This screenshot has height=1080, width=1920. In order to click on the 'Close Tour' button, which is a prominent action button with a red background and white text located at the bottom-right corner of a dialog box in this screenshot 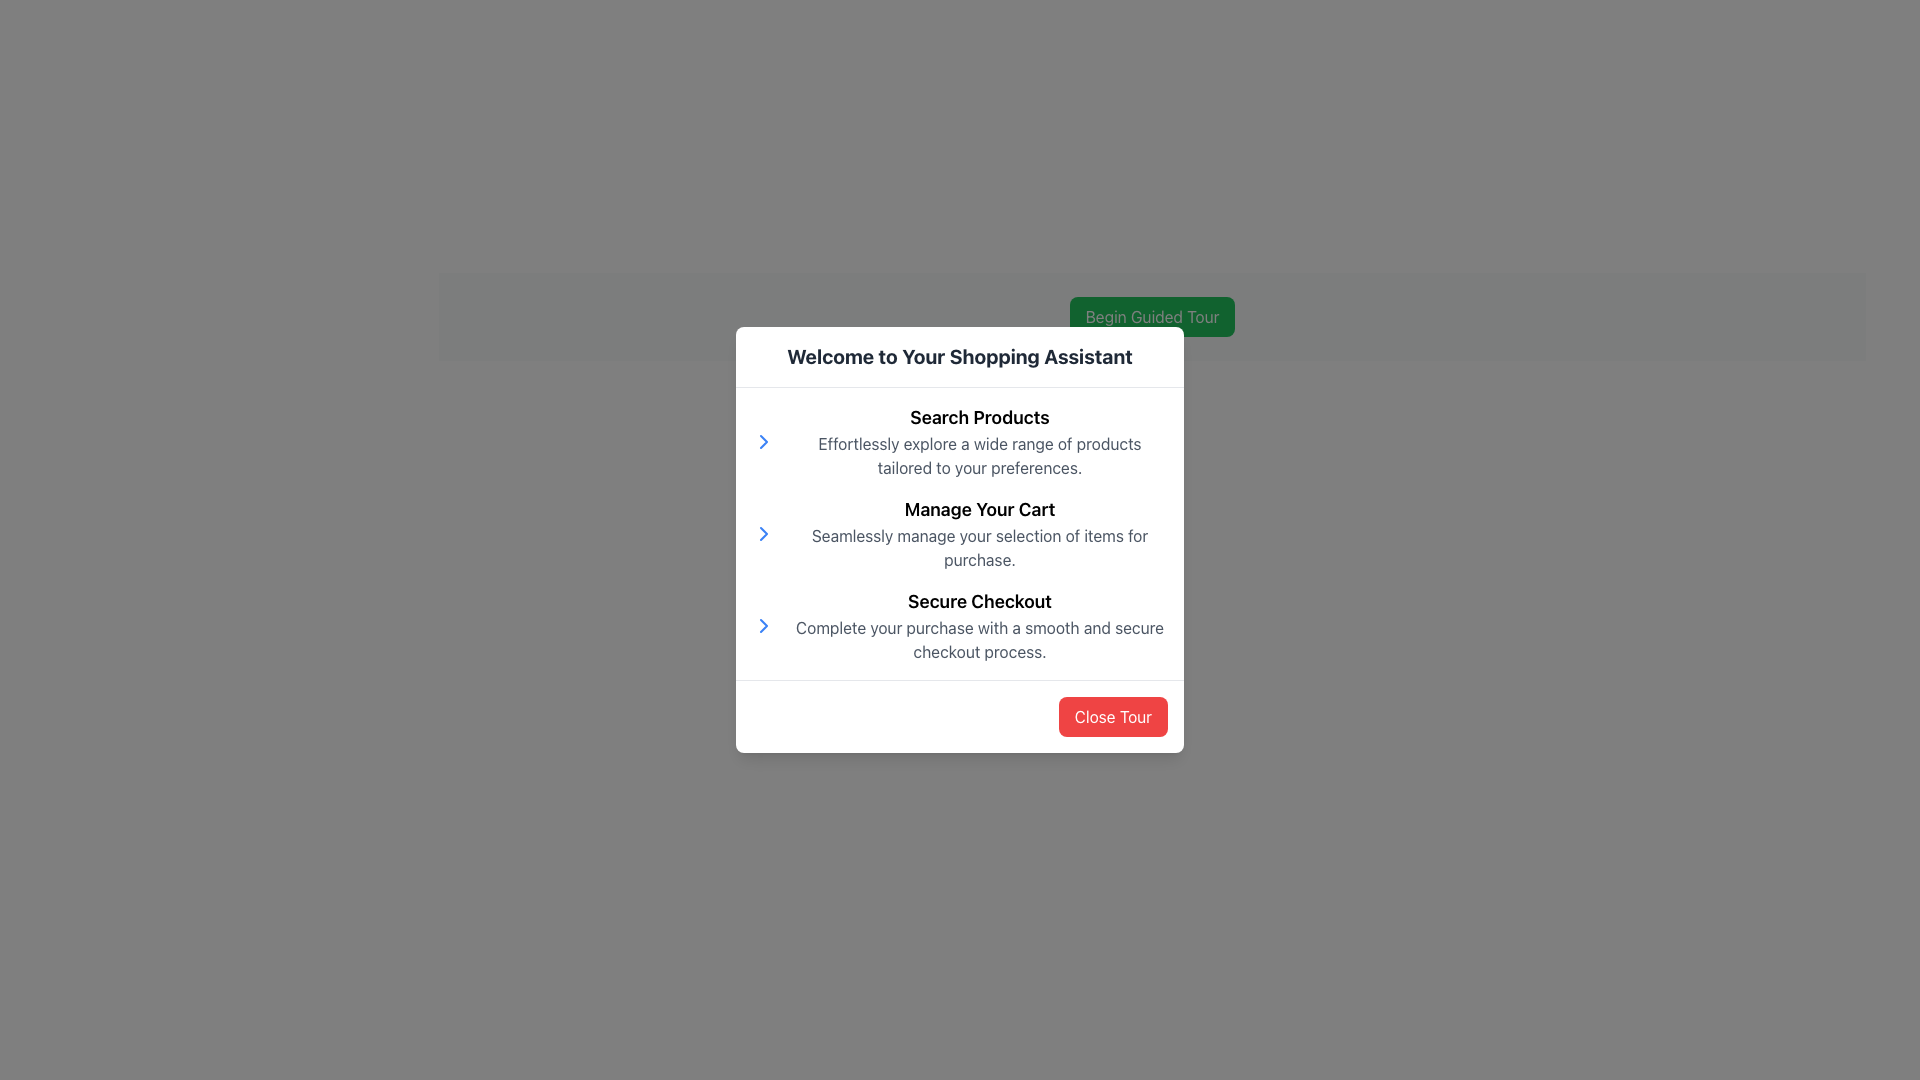, I will do `click(1112, 716)`.